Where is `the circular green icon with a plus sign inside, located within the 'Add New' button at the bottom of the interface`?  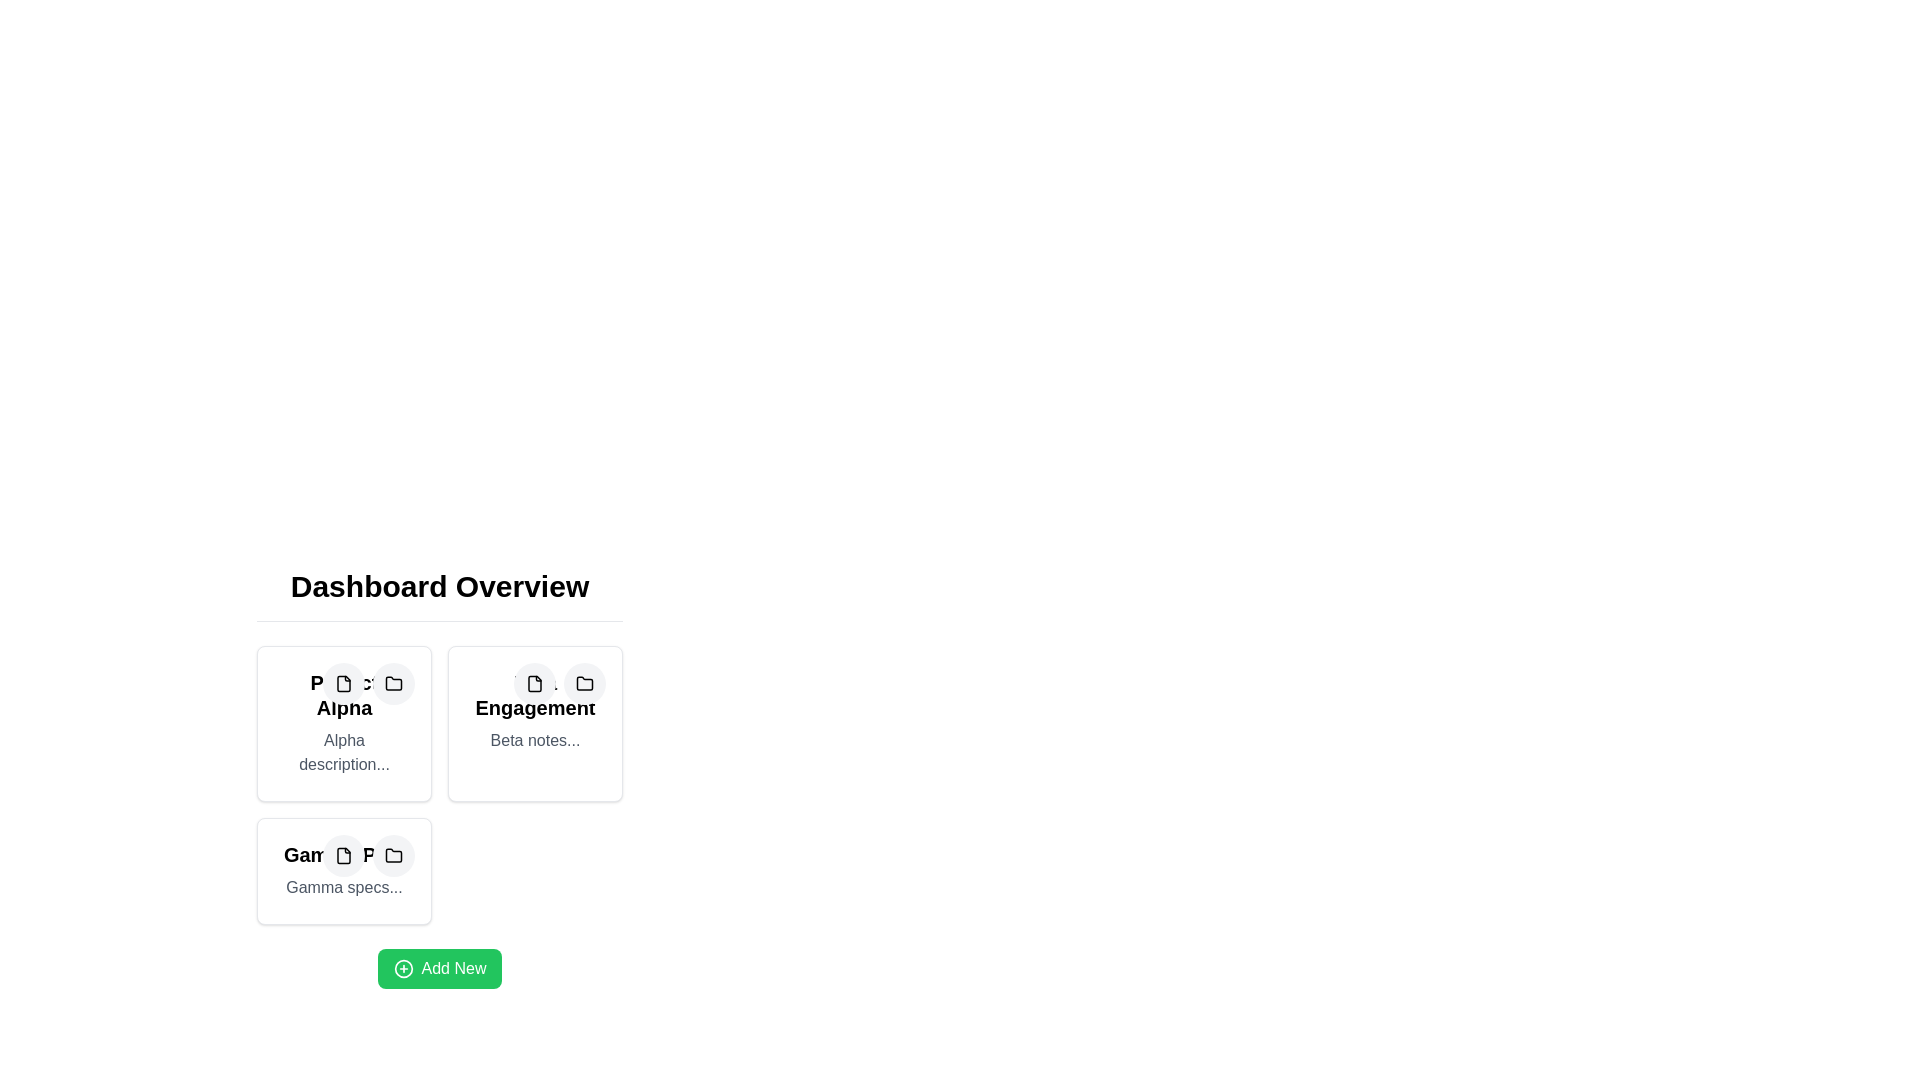
the circular green icon with a plus sign inside, located within the 'Add New' button at the bottom of the interface is located at coordinates (402, 967).